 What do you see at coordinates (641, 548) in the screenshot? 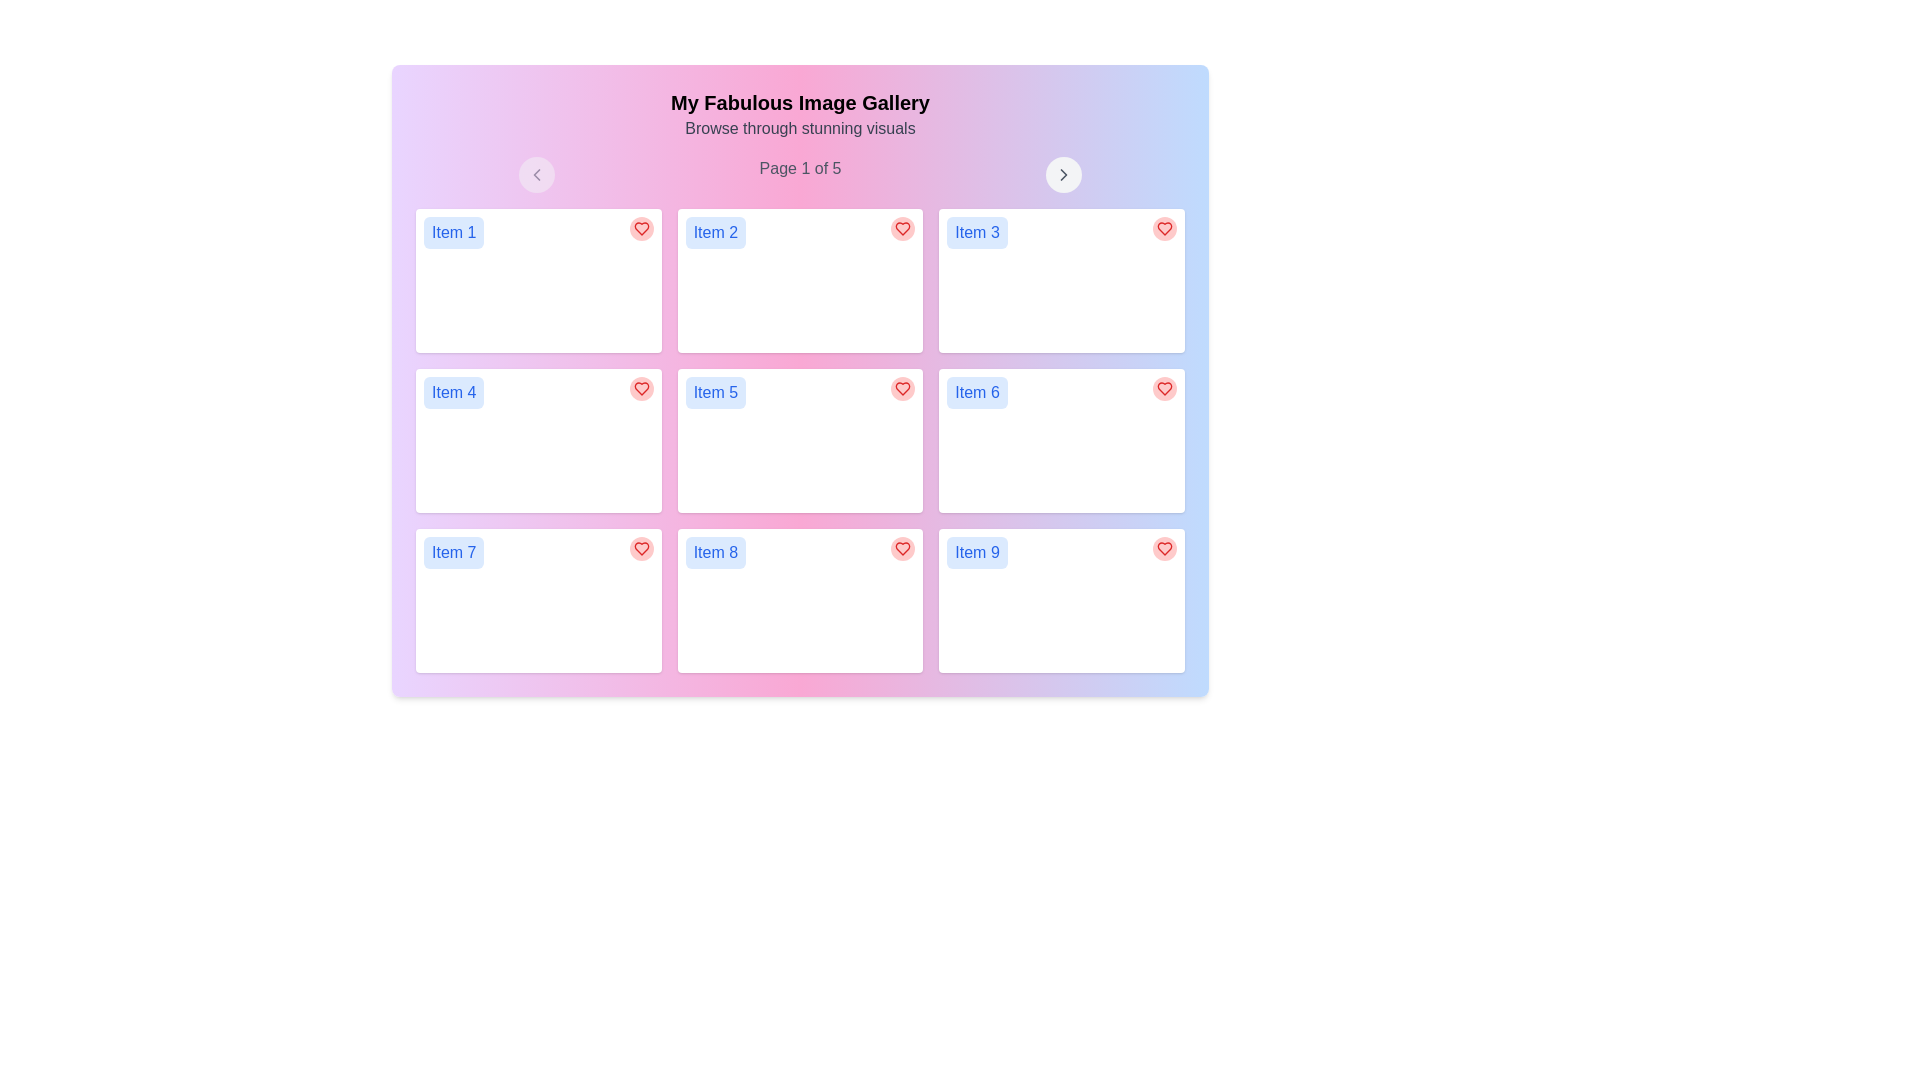
I see `the heart-shaped icon in the 'Item 7' box` at bounding box center [641, 548].